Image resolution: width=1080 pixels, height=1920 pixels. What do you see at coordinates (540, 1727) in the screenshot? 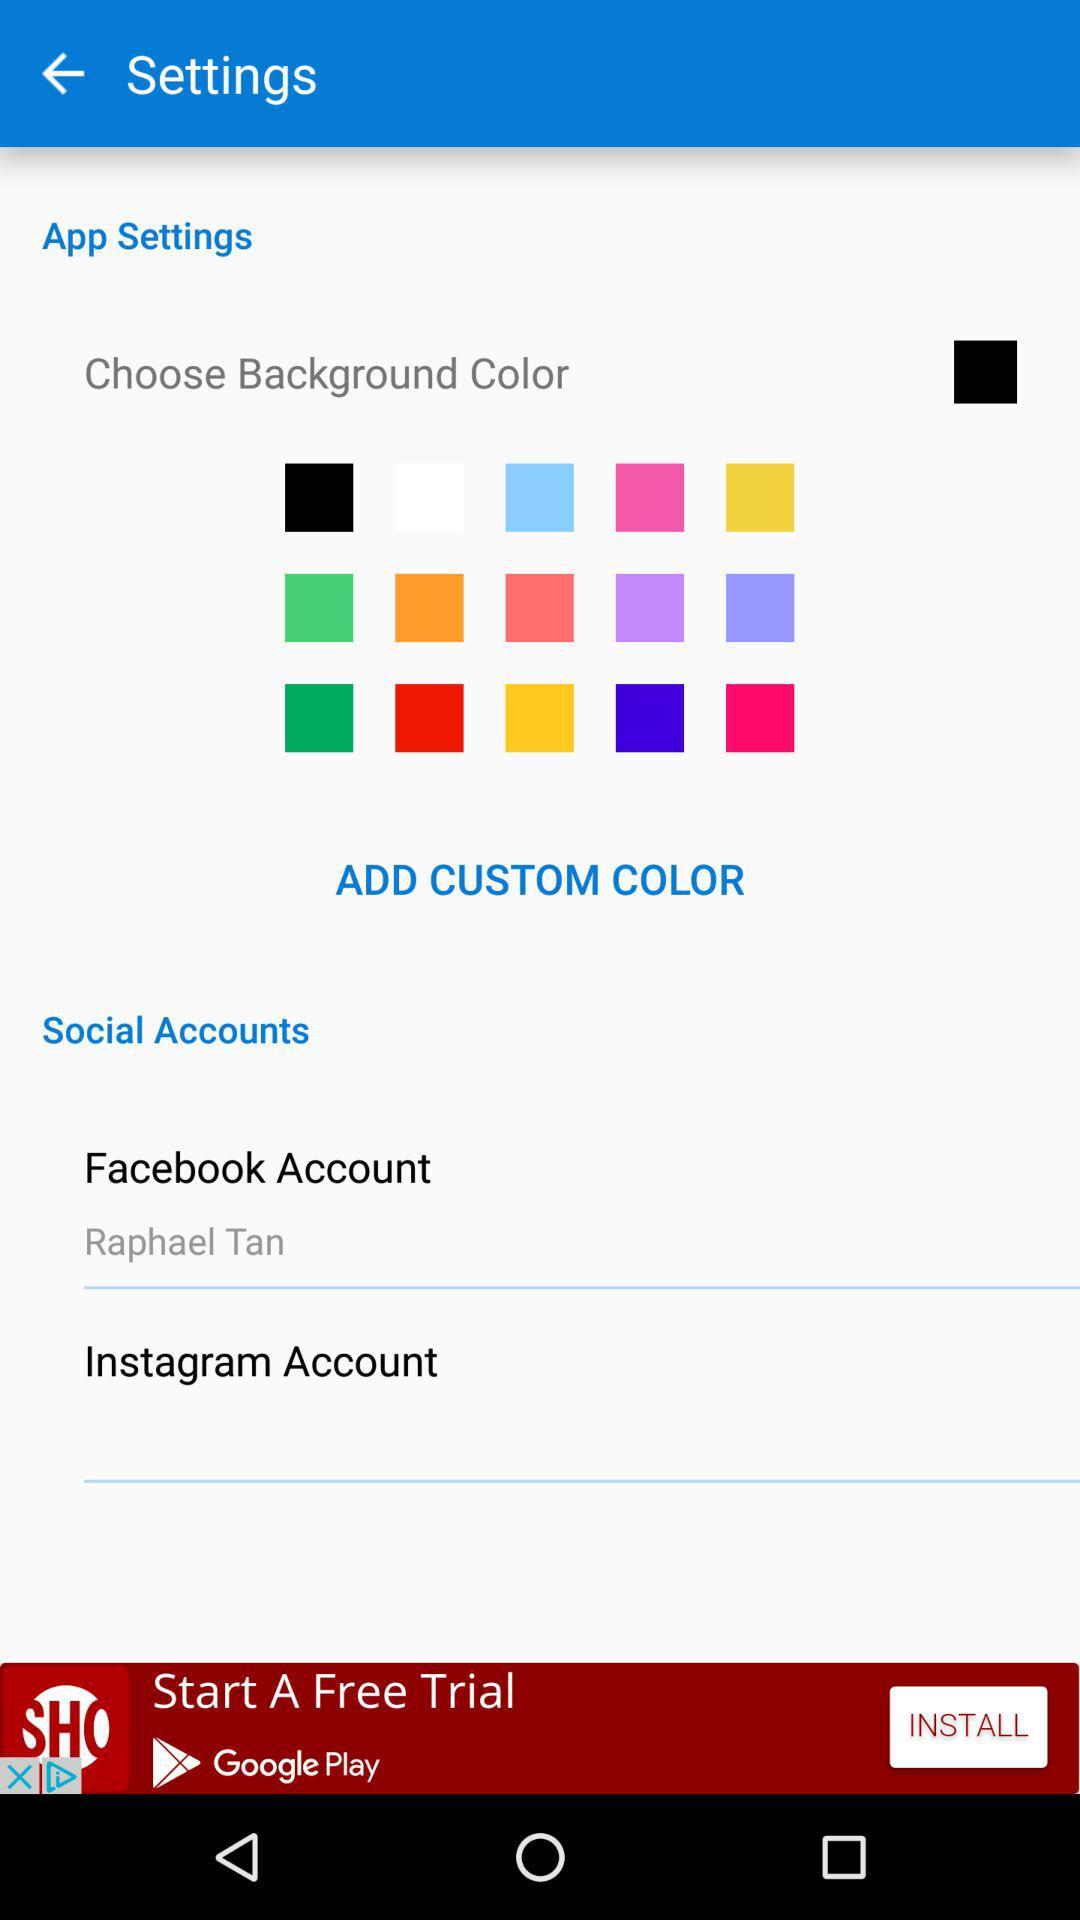
I see `opens advertisement` at bounding box center [540, 1727].